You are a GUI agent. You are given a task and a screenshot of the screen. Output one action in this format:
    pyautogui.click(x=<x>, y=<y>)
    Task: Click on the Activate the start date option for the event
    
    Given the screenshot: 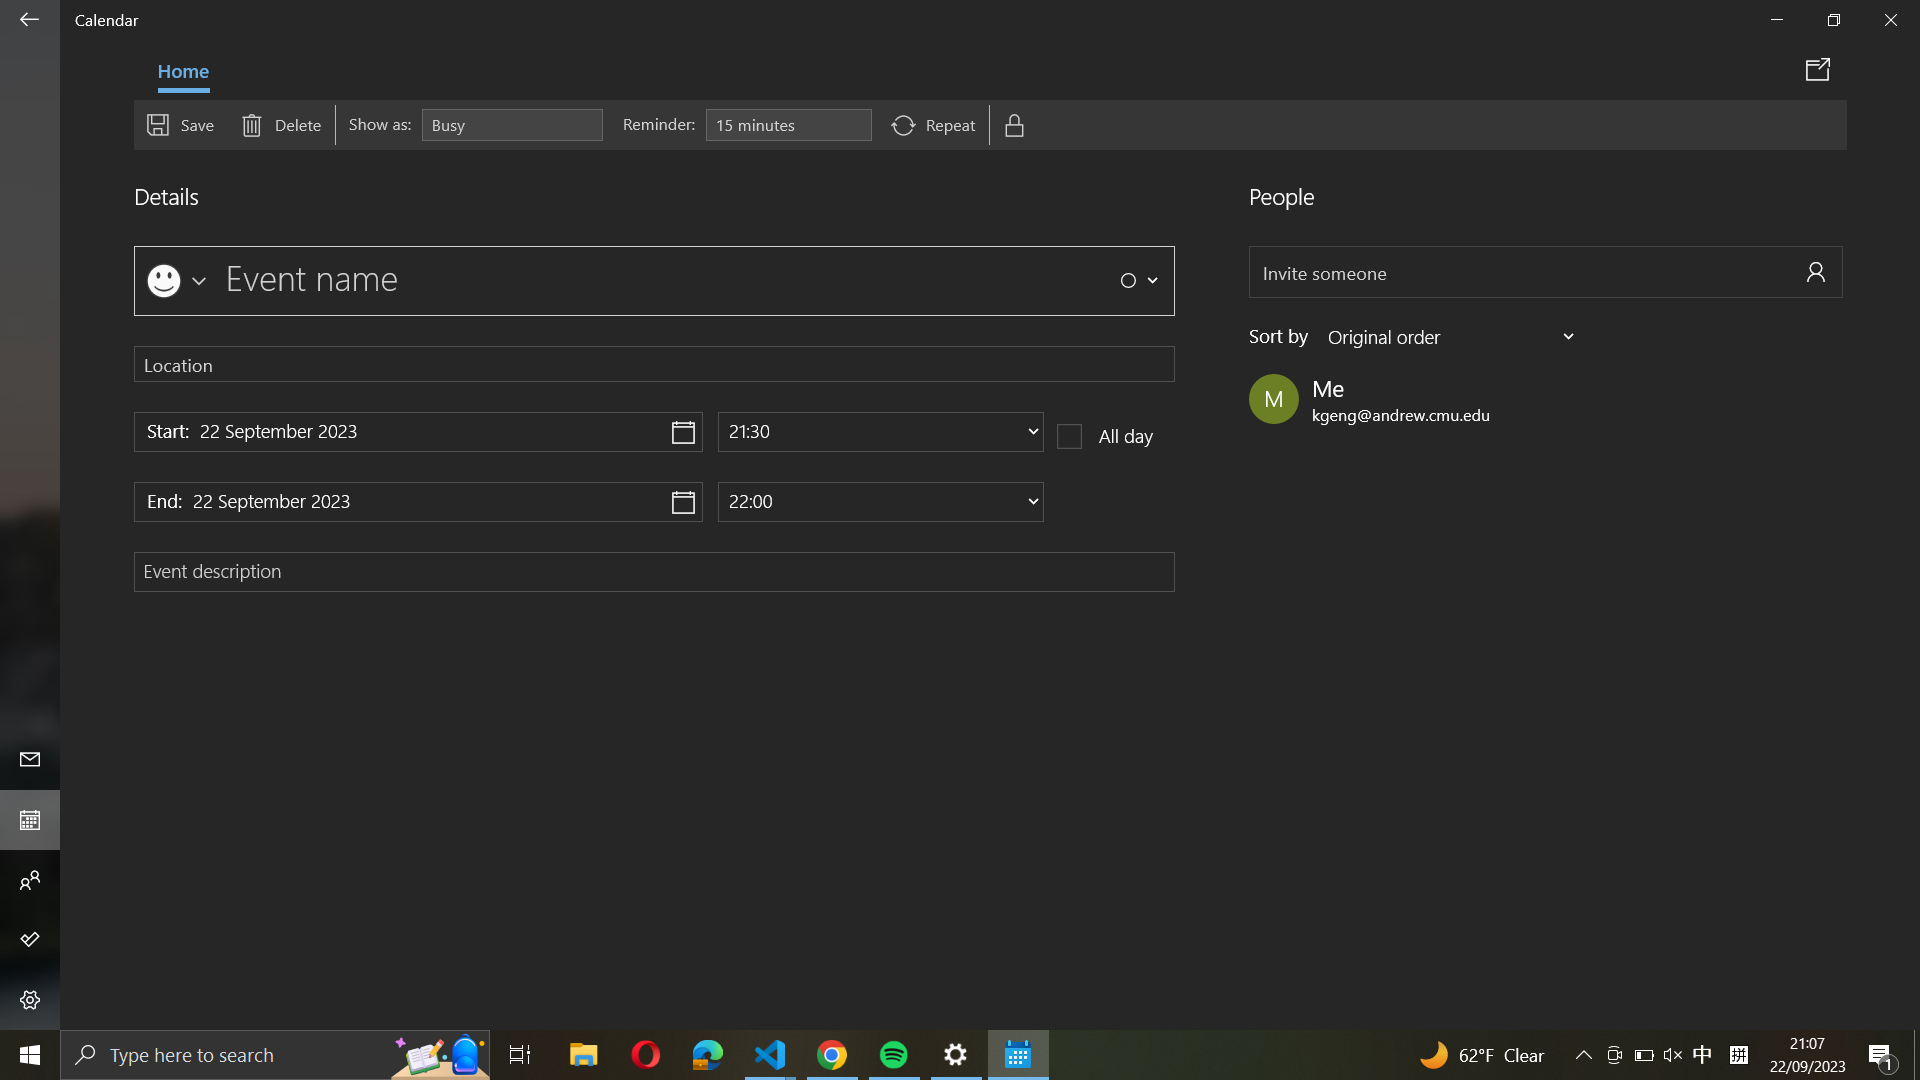 What is the action you would take?
    pyautogui.click(x=417, y=431)
    